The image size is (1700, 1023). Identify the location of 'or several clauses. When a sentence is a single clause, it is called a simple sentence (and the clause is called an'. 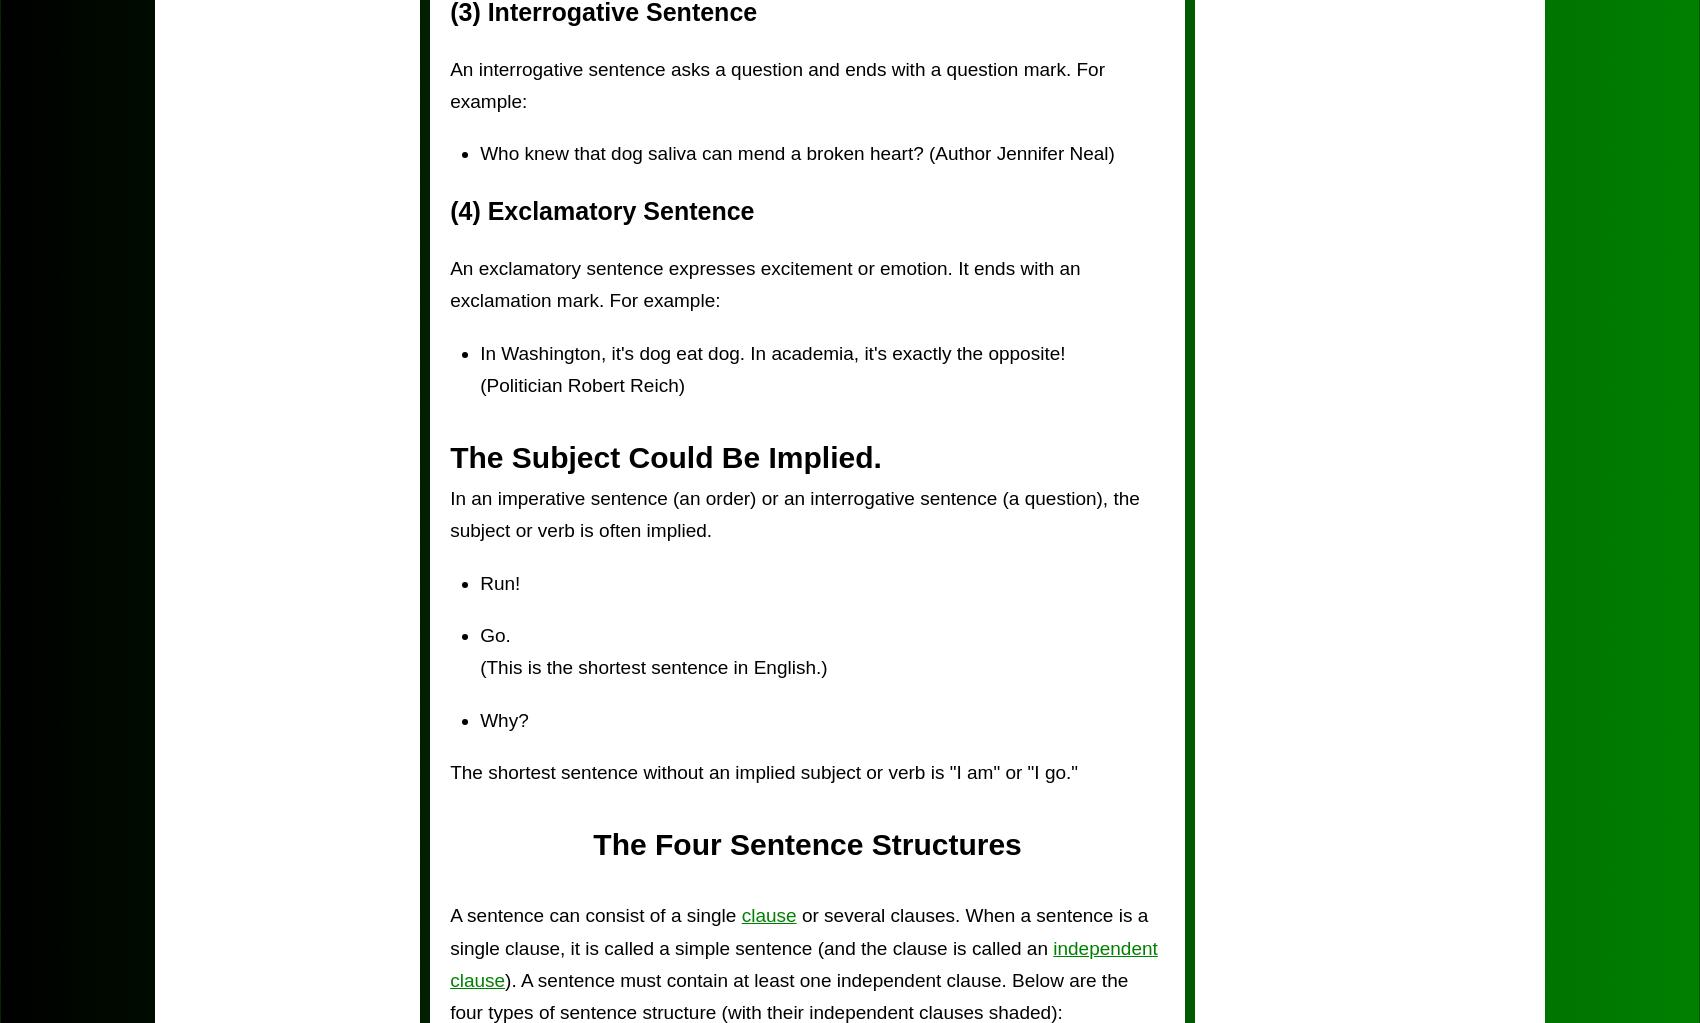
(798, 930).